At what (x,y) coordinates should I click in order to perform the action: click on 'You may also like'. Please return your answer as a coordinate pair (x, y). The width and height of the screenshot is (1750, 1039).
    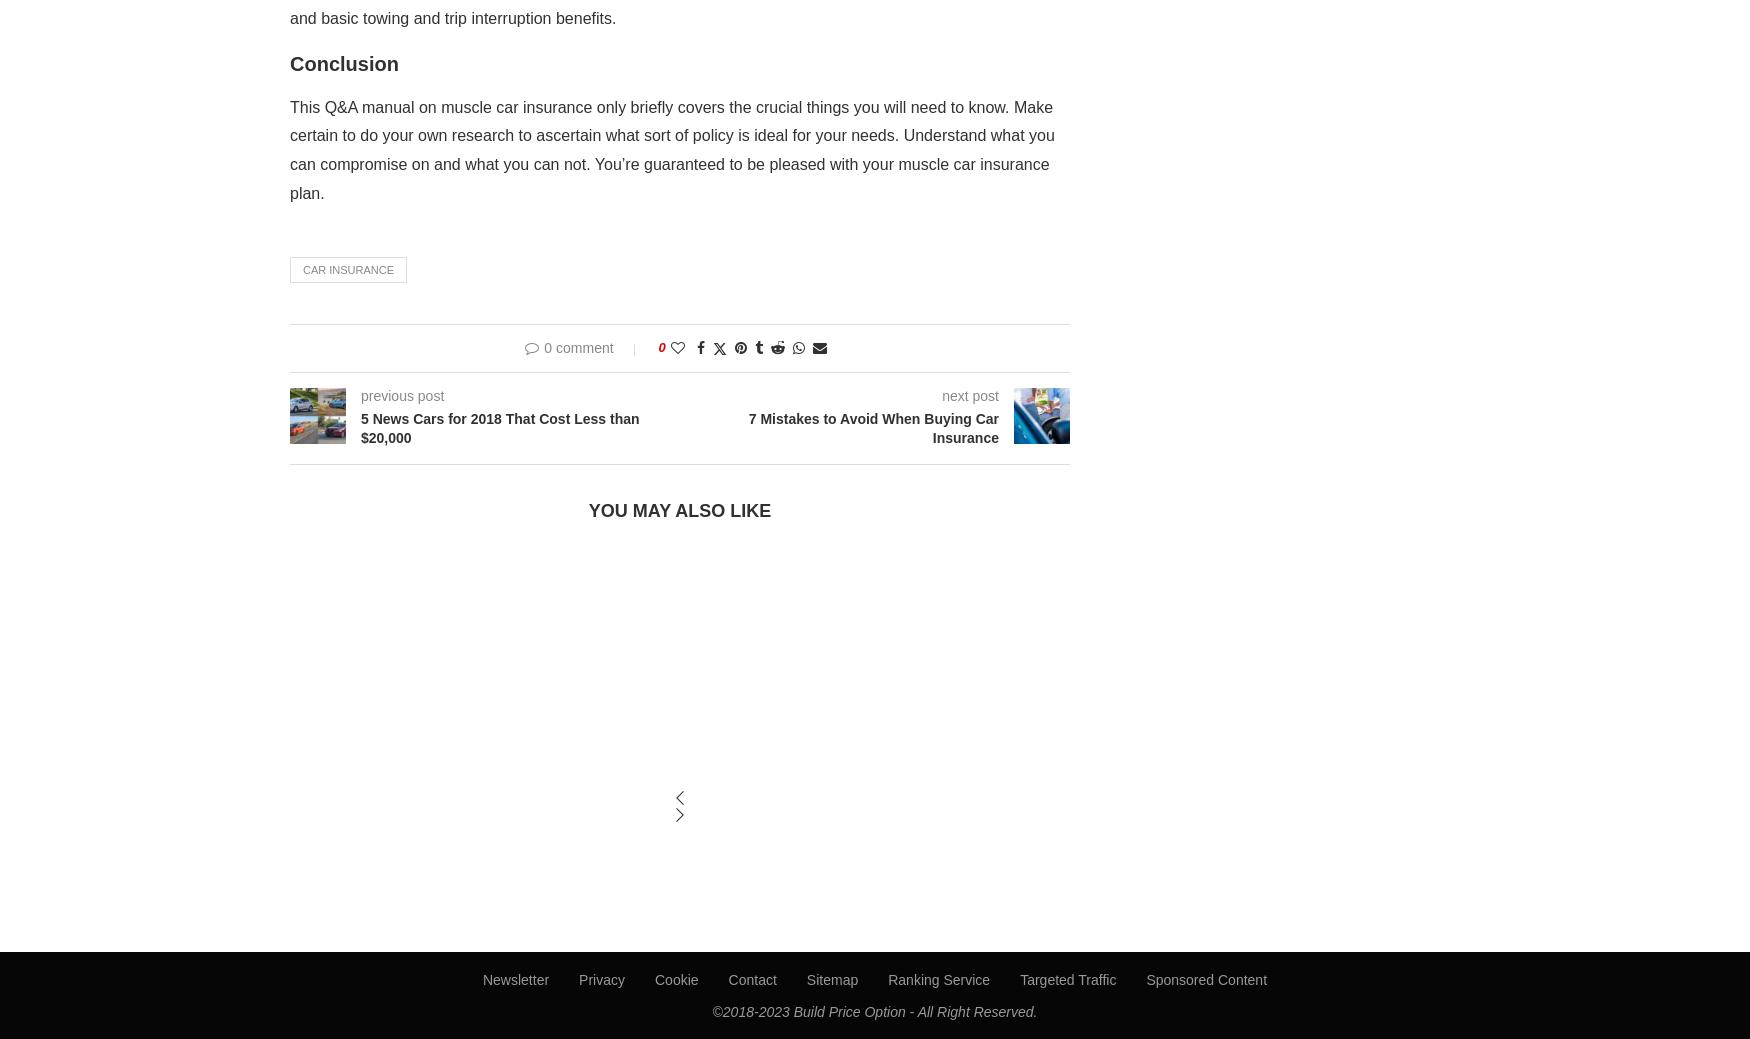
    Looking at the image, I should click on (678, 509).